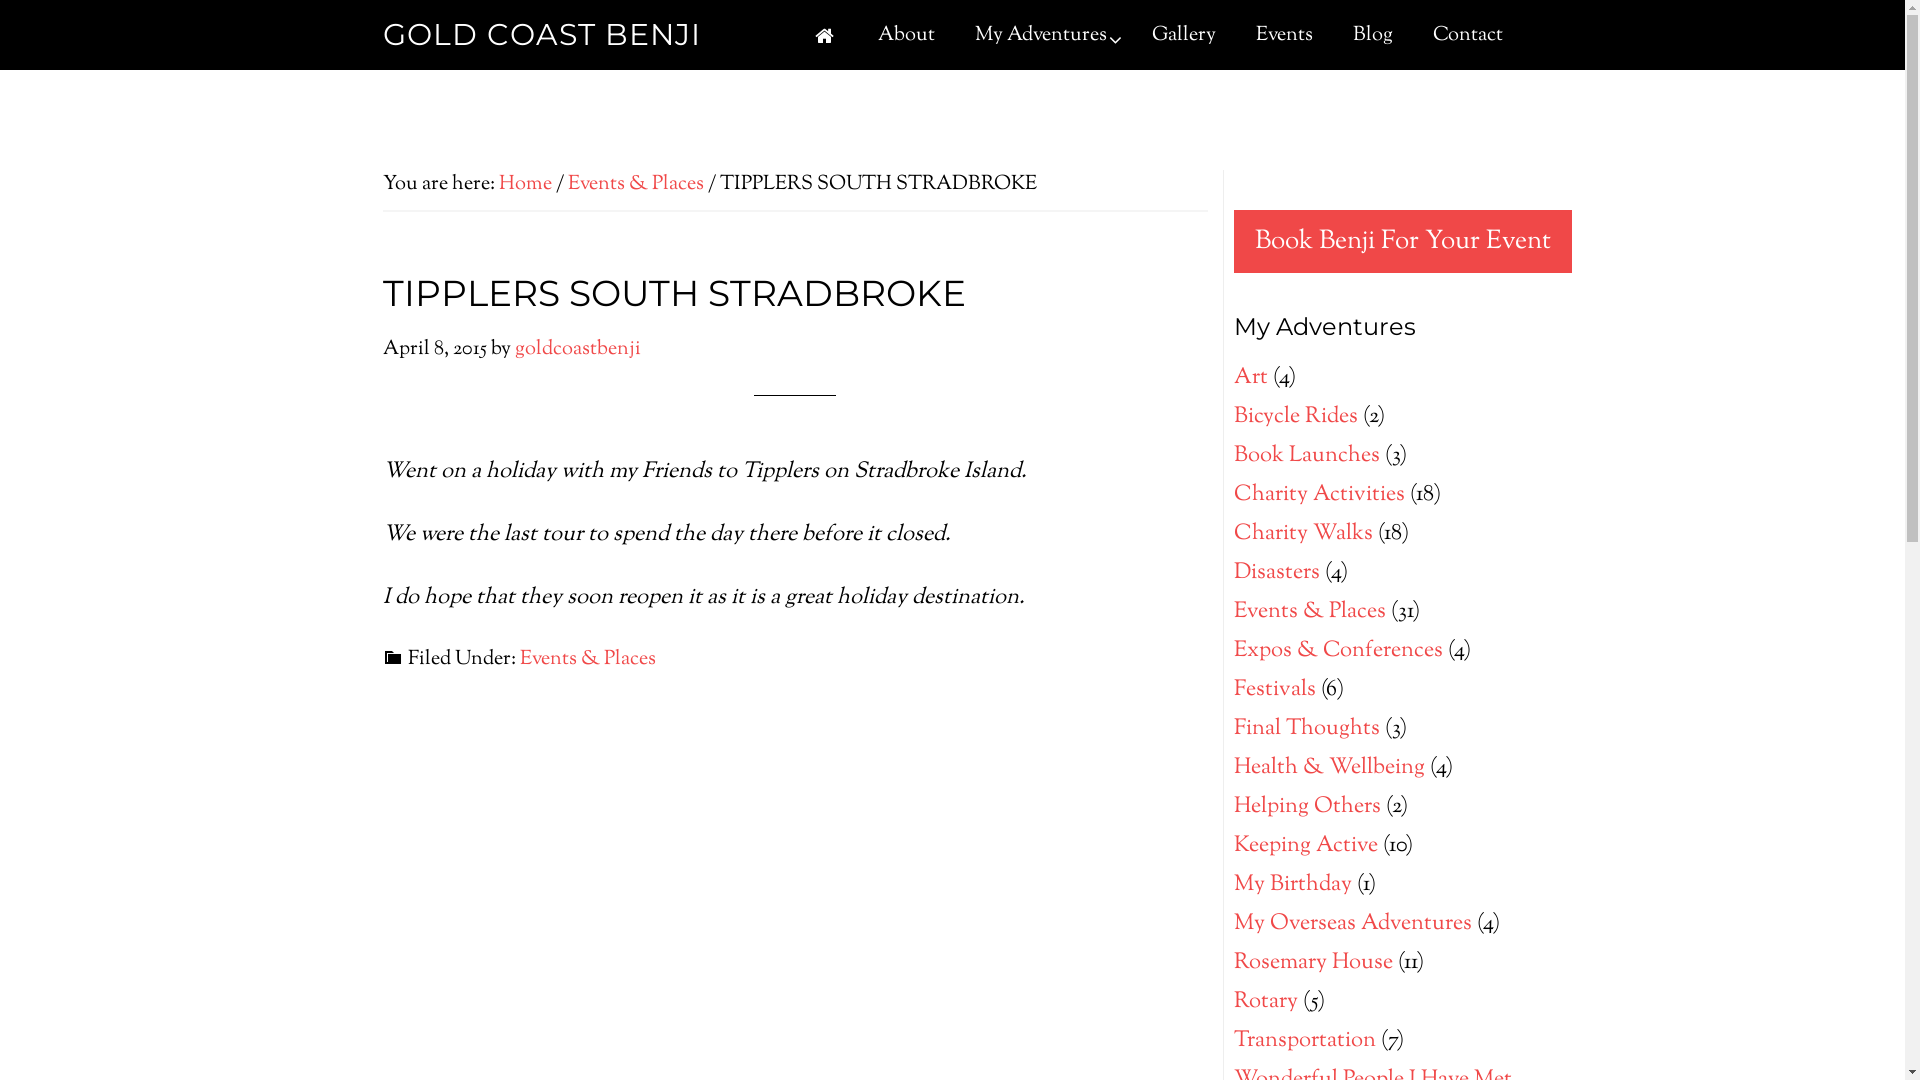 The image size is (1920, 1080). What do you see at coordinates (1371, 35) in the screenshot?
I see `'Blog'` at bounding box center [1371, 35].